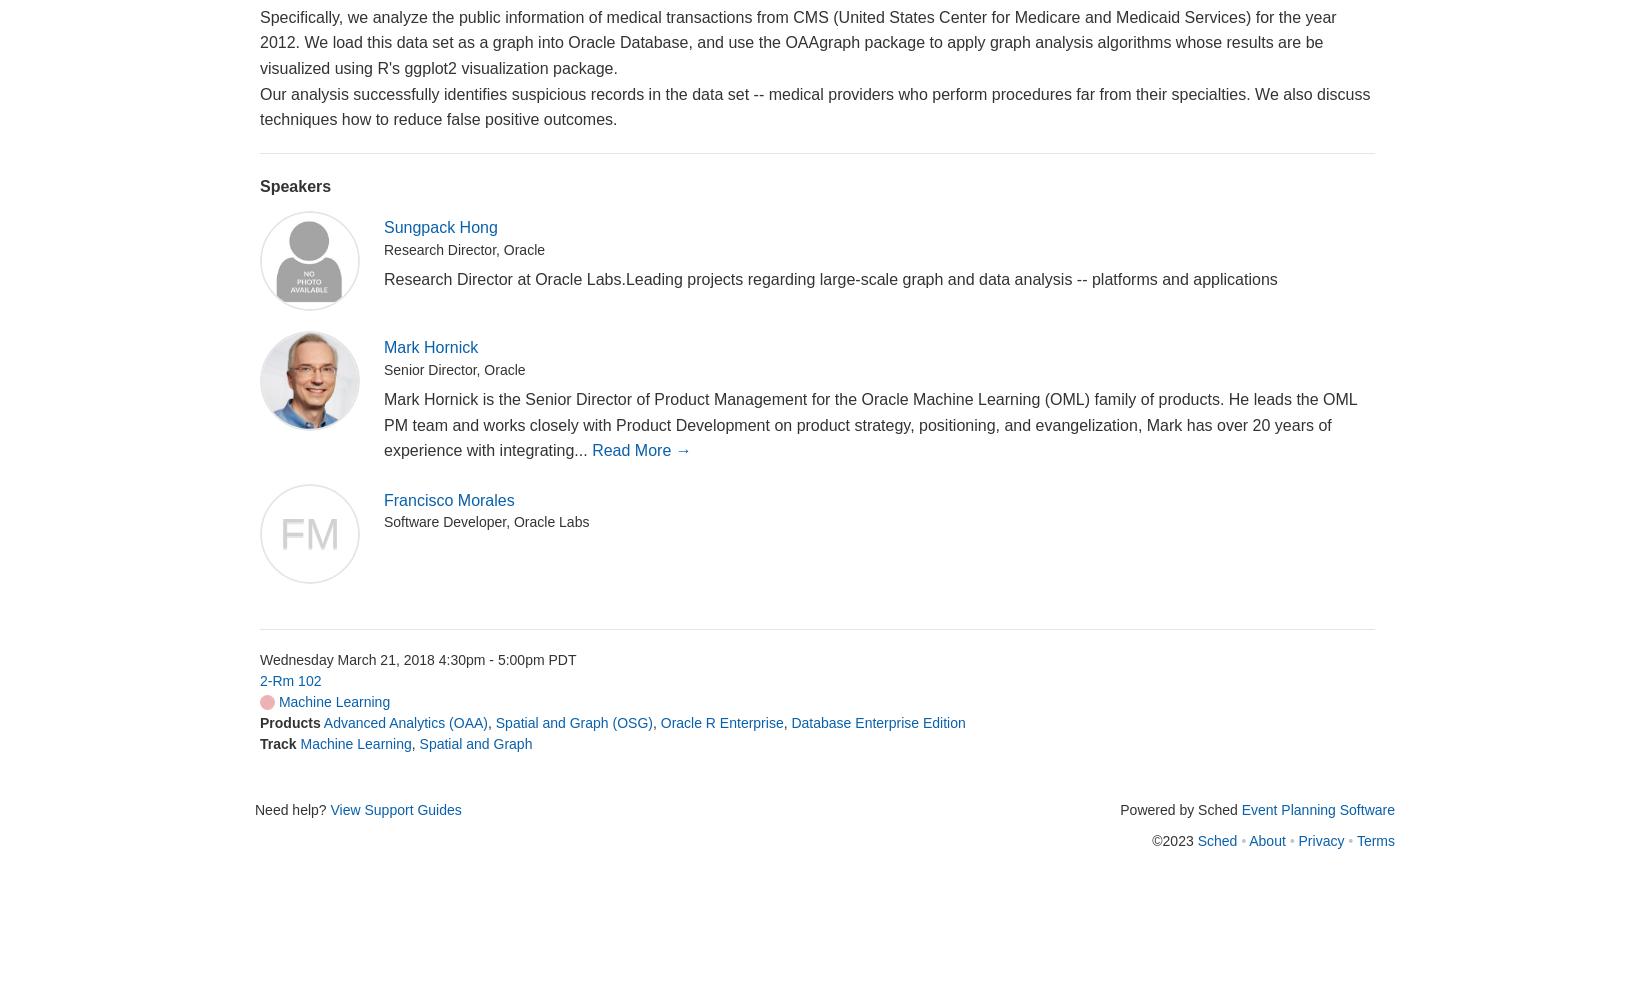 This screenshot has height=1000, width=1650. What do you see at coordinates (429, 346) in the screenshot?
I see `'Mark Hornick'` at bounding box center [429, 346].